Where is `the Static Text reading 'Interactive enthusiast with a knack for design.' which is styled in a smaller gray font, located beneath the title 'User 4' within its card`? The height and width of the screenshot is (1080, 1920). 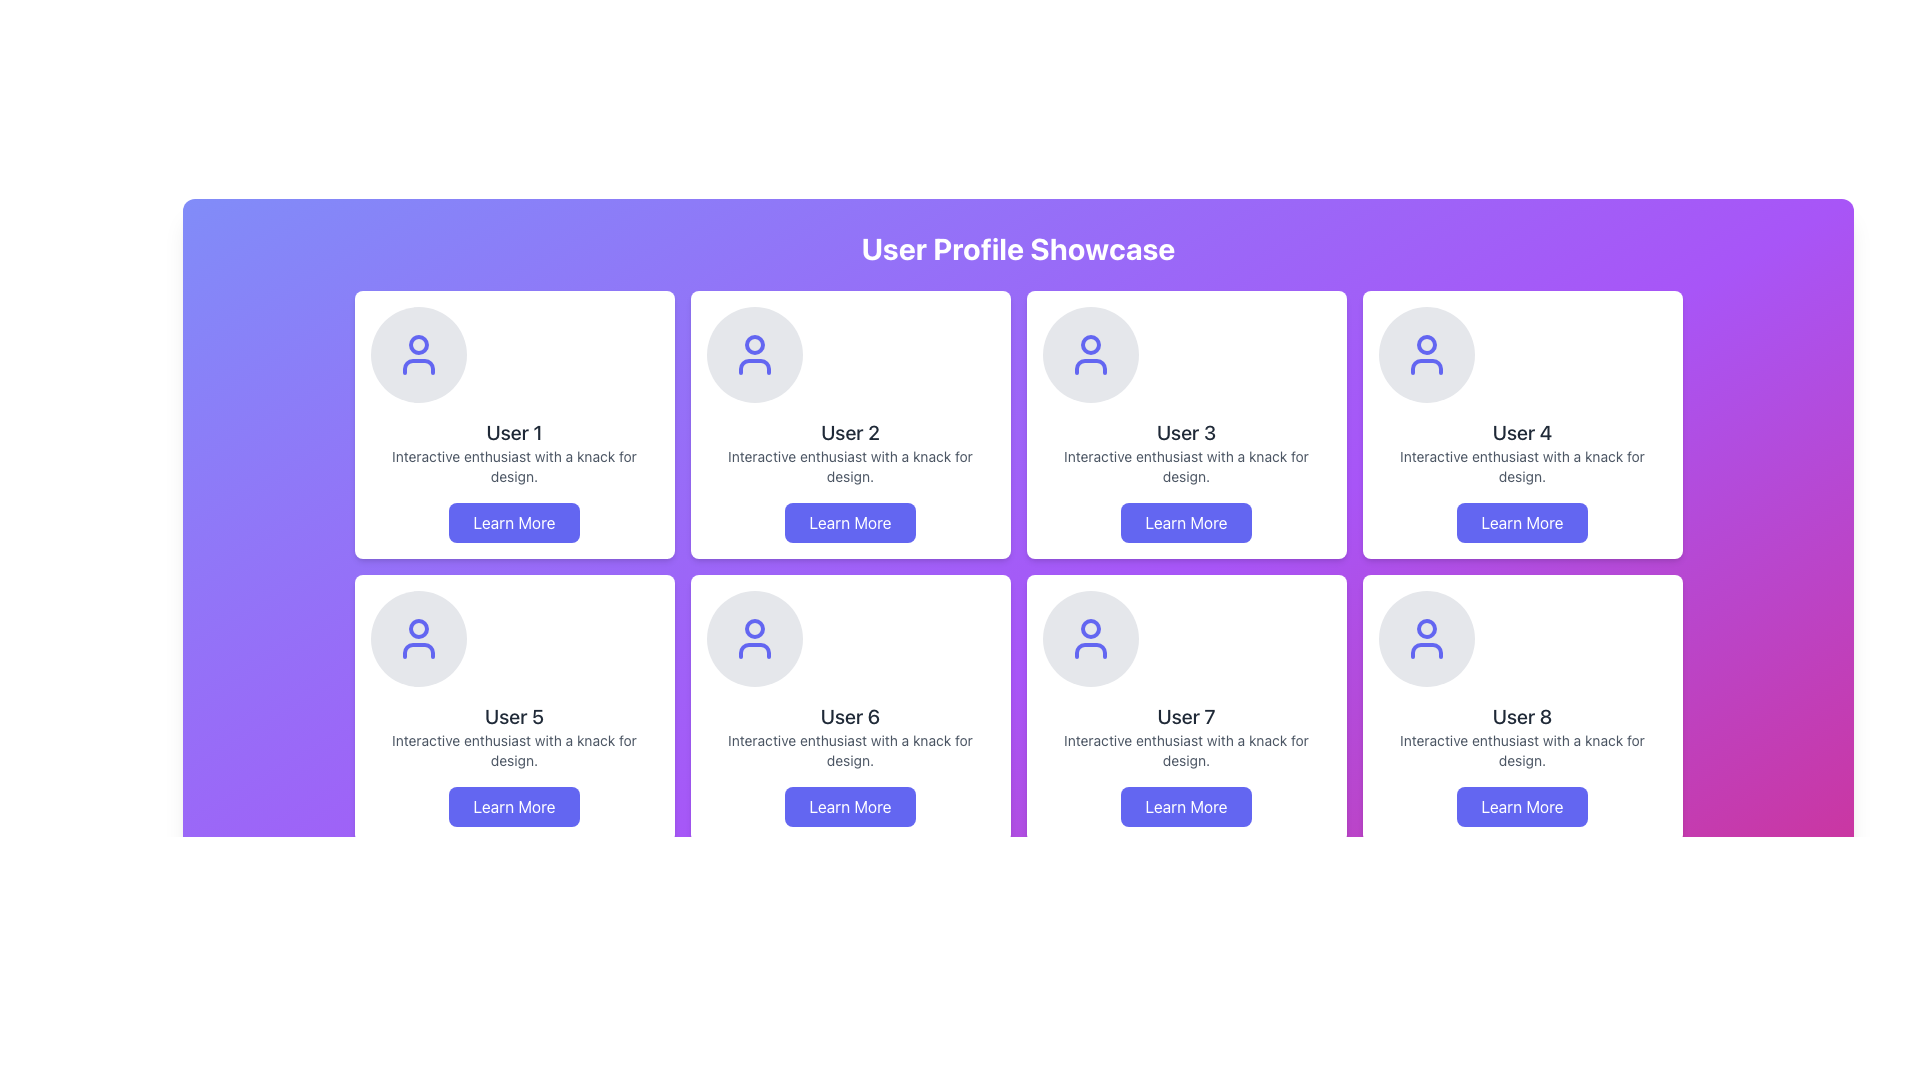
the Static Text reading 'Interactive enthusiast with a knack for design.' which is styled in a smaller gray font, located beneath the title 'User 4' within its card is located at coordinates (1521, 466).